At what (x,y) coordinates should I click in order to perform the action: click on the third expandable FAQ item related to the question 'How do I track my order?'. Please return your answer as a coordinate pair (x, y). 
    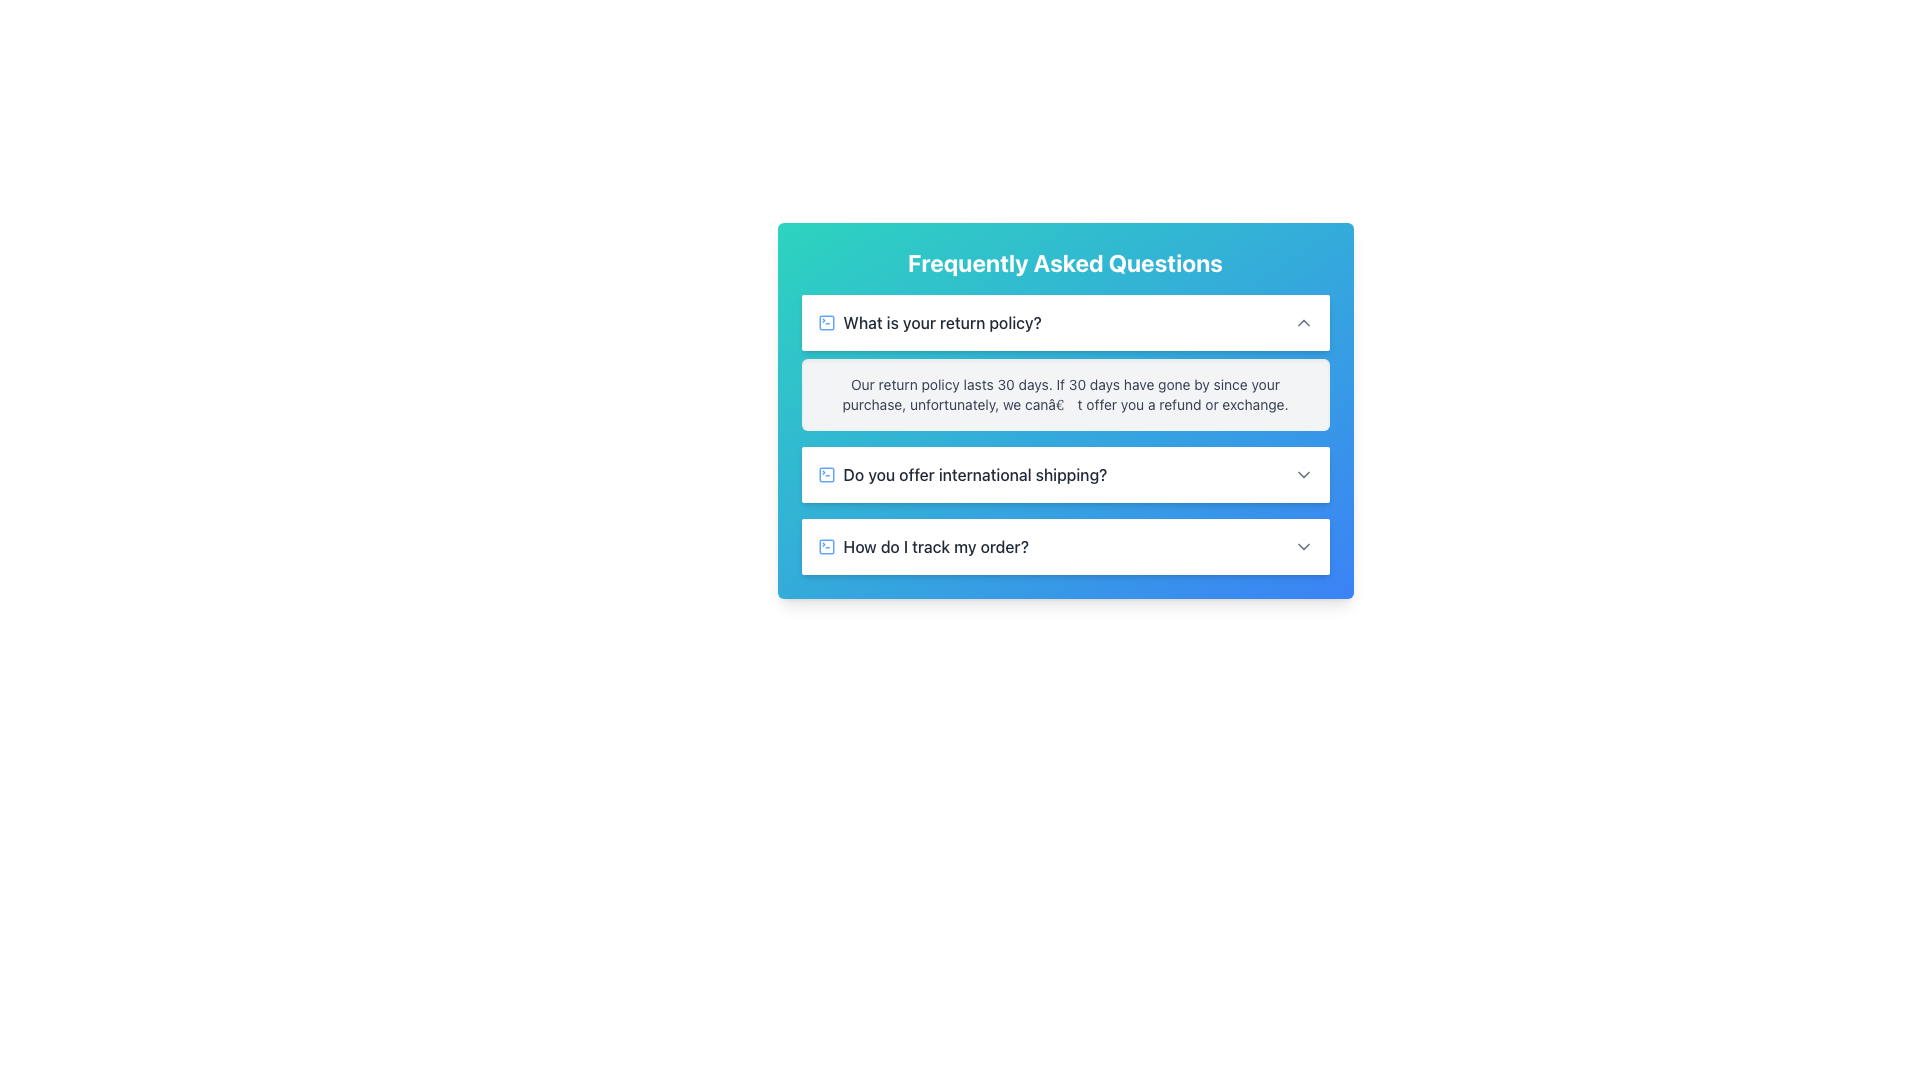
    Looking at the image, I should click on (1064, 547).